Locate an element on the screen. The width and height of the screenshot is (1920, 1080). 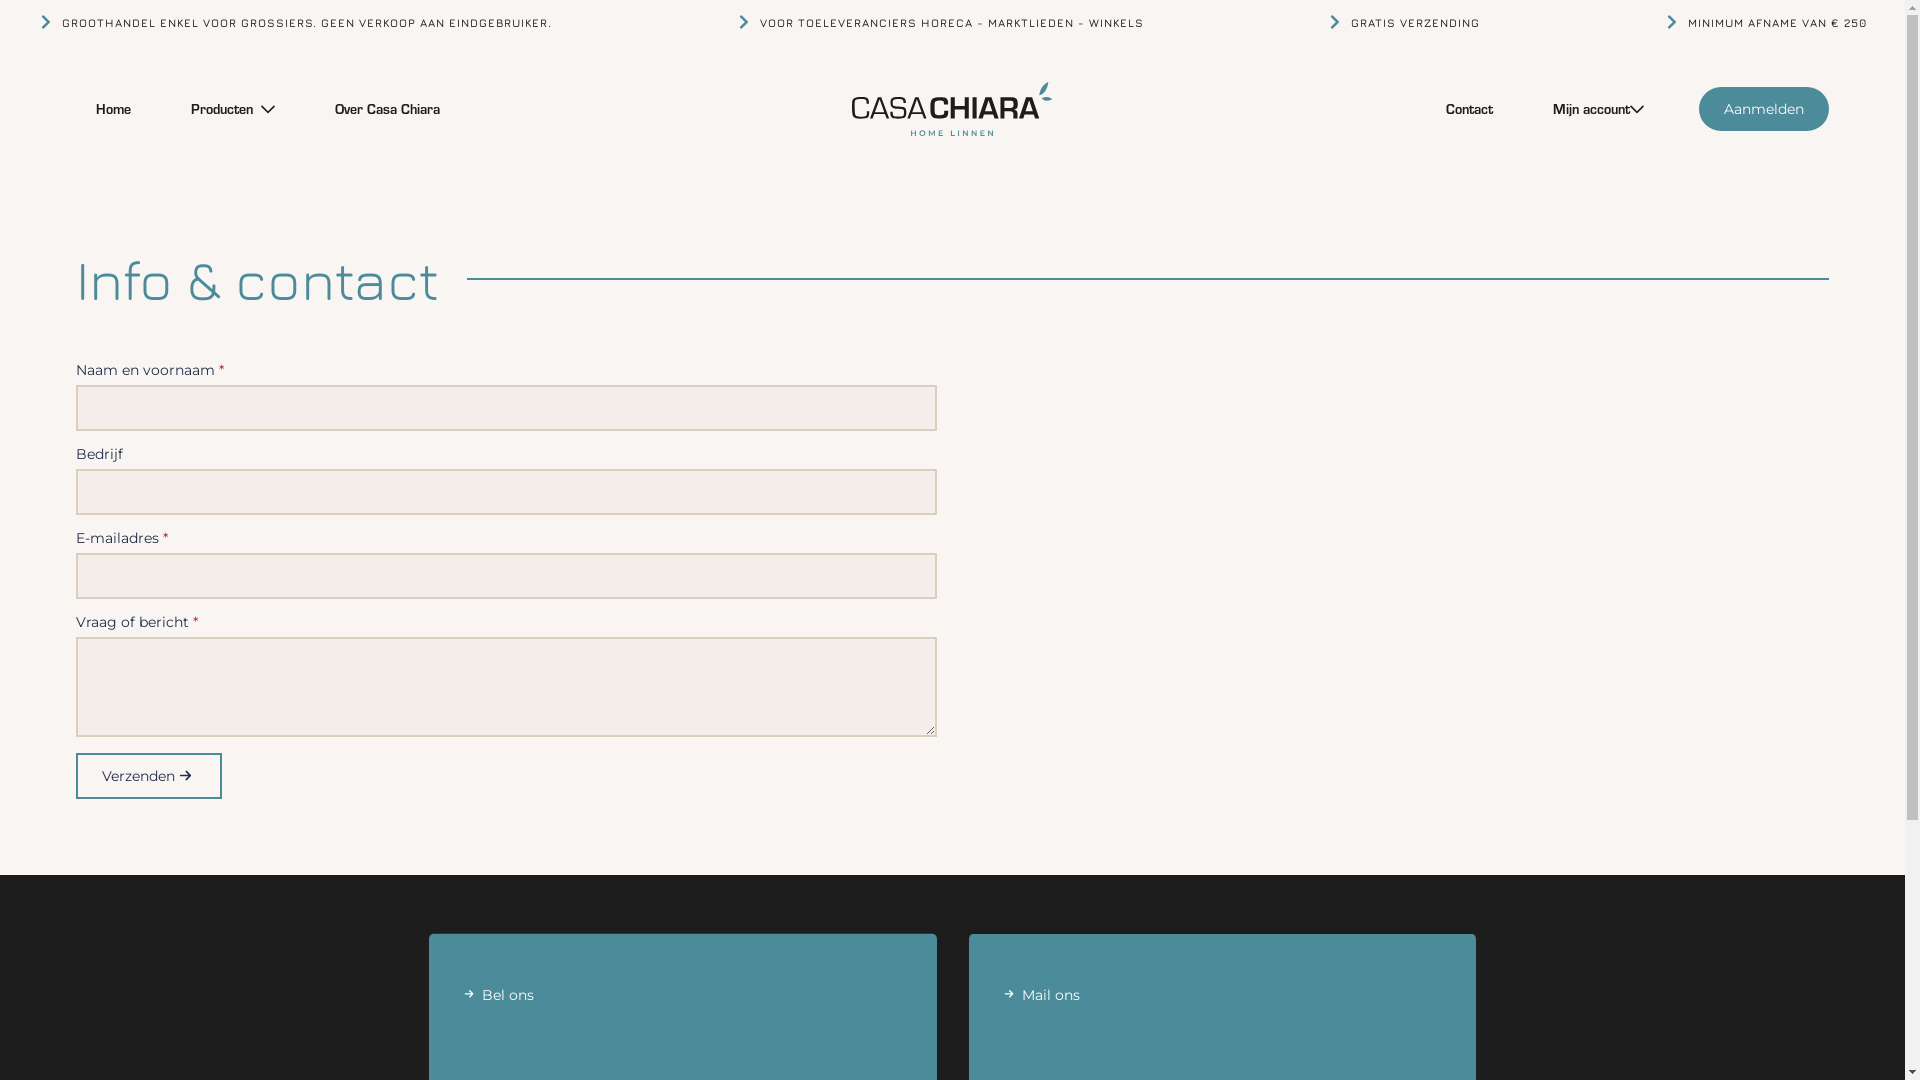
'Producten  ' is located at coordinates (216, 108).